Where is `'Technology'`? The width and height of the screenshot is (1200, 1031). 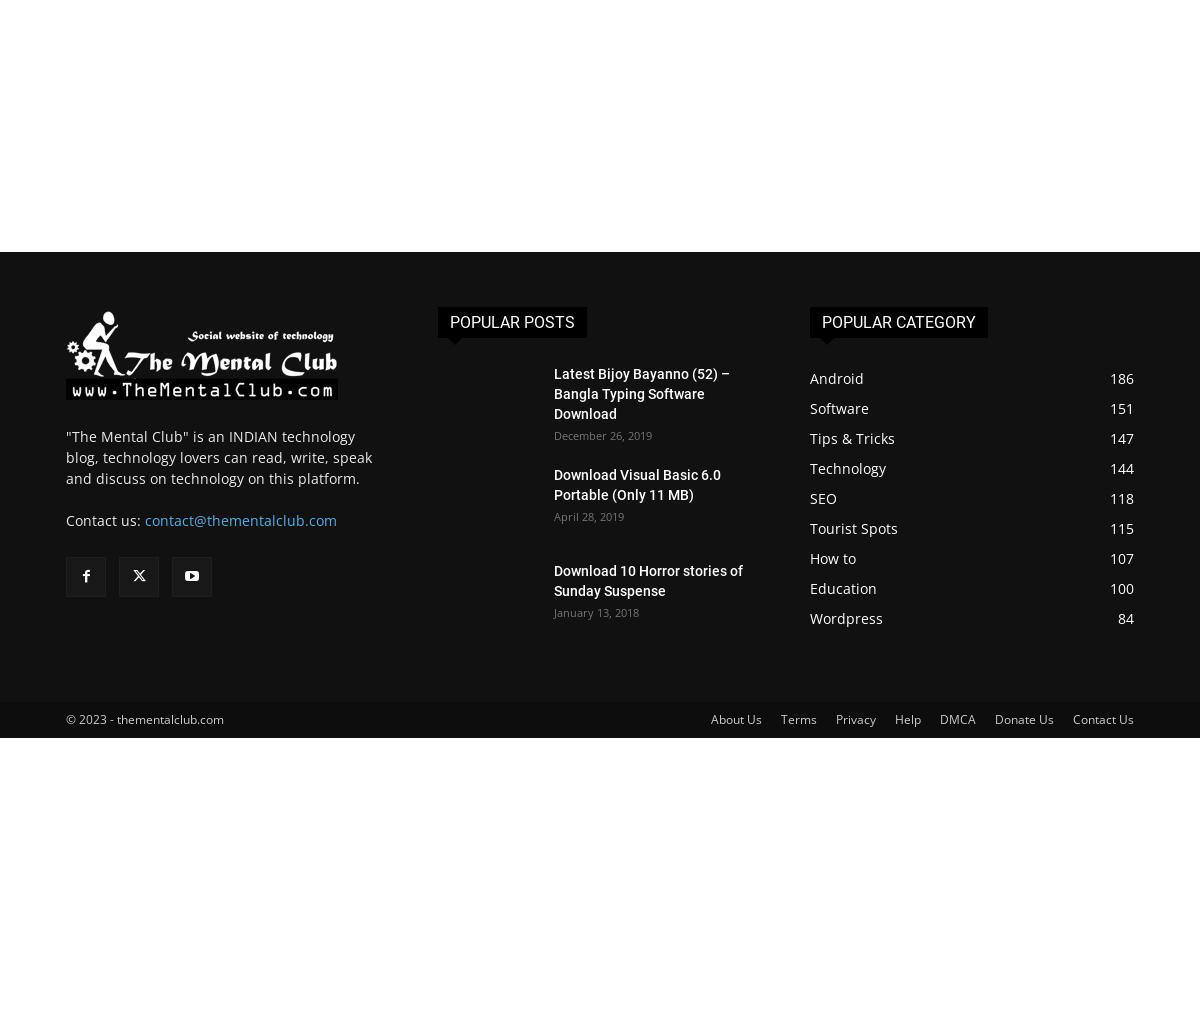
'Technology' is located at coordinates (847, 467).